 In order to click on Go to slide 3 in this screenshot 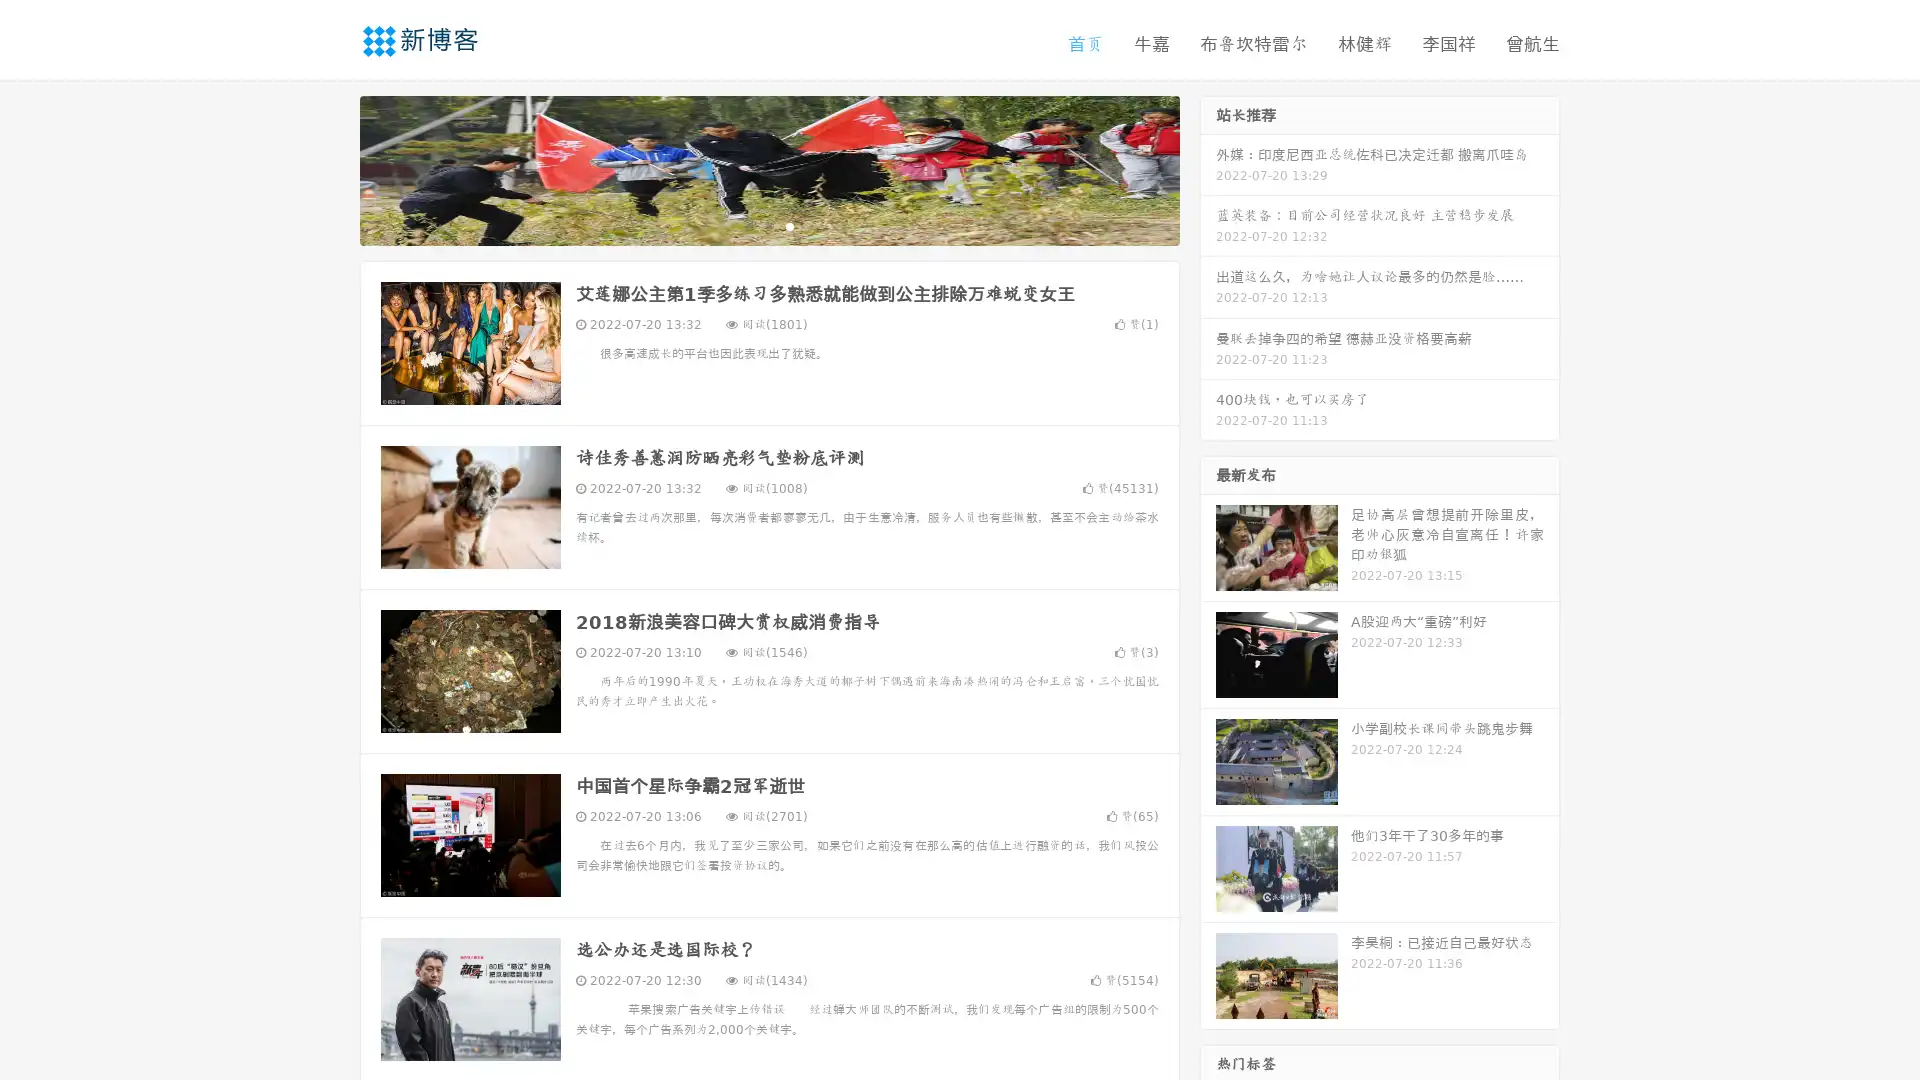, I will do `click(789, 225)`.